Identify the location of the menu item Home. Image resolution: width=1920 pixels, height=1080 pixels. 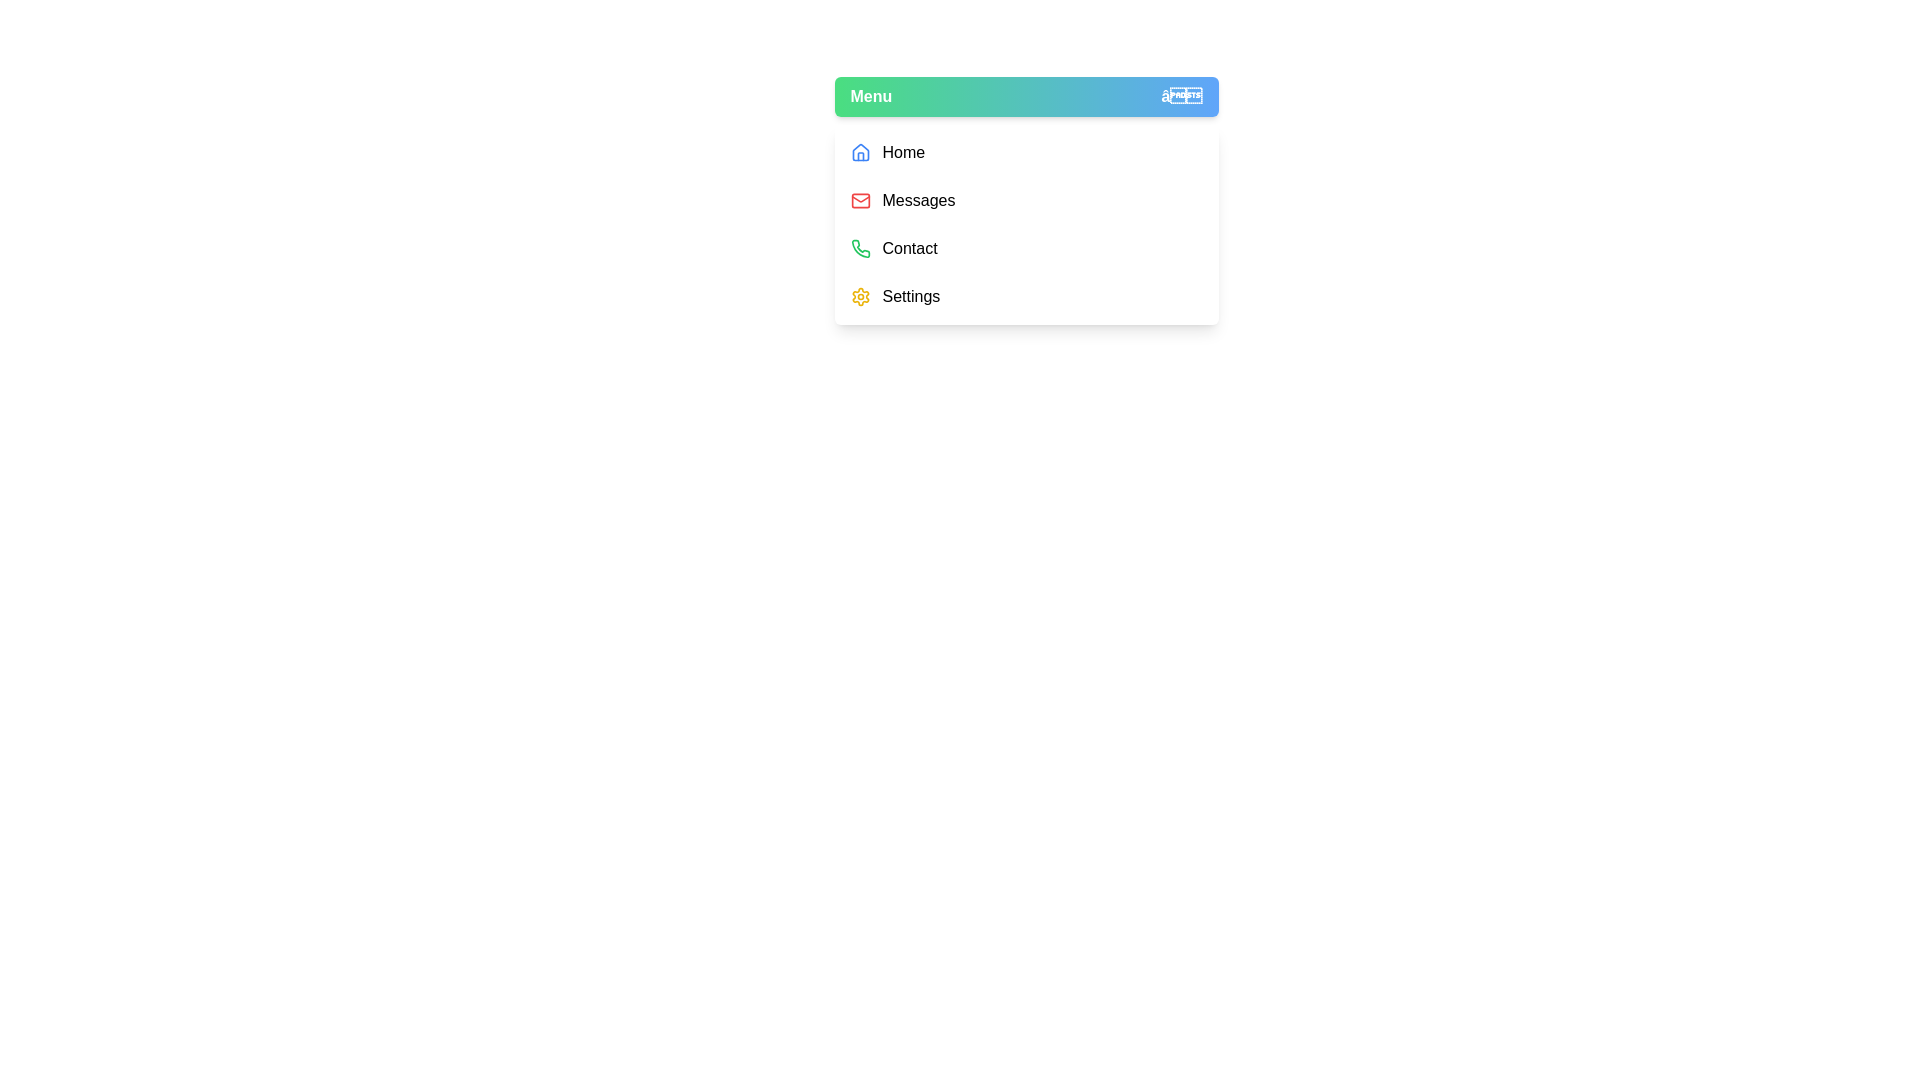
(1026, 152).